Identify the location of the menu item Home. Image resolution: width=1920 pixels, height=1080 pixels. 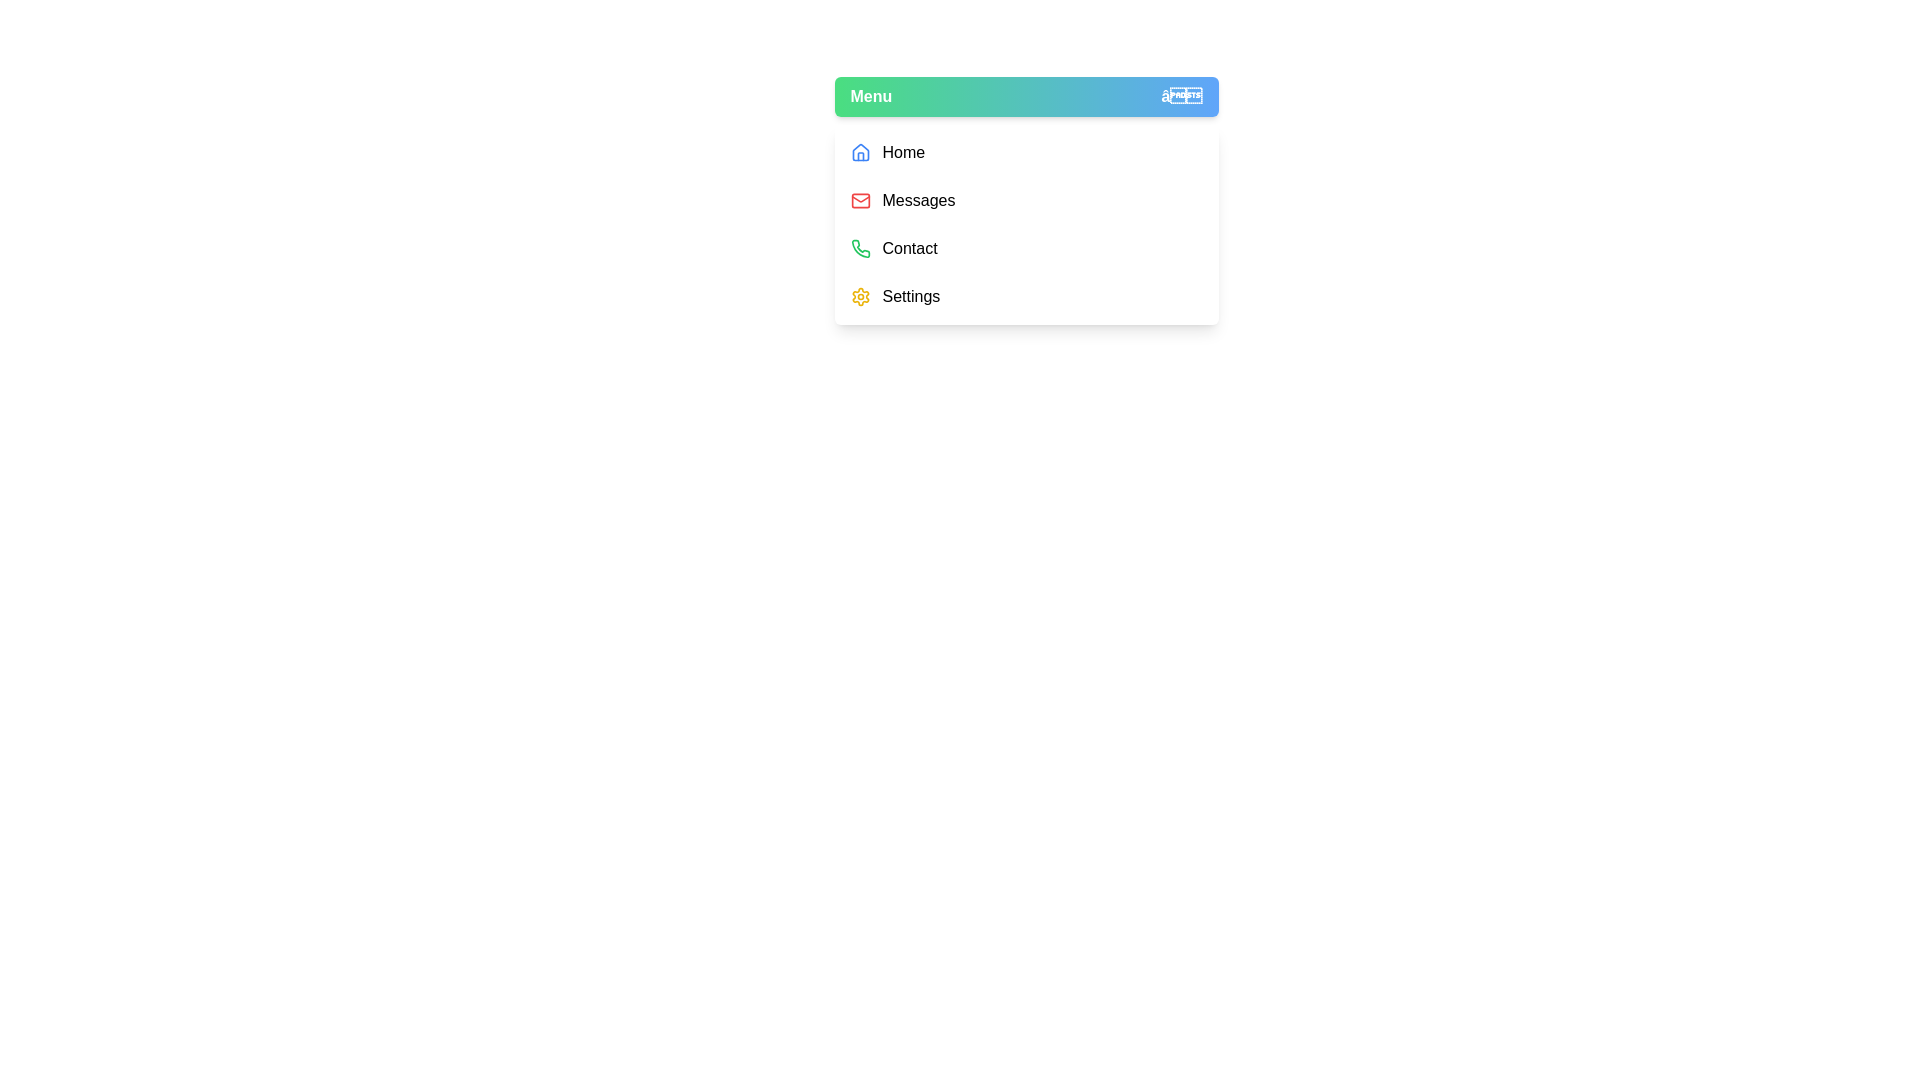
(1026, 152).